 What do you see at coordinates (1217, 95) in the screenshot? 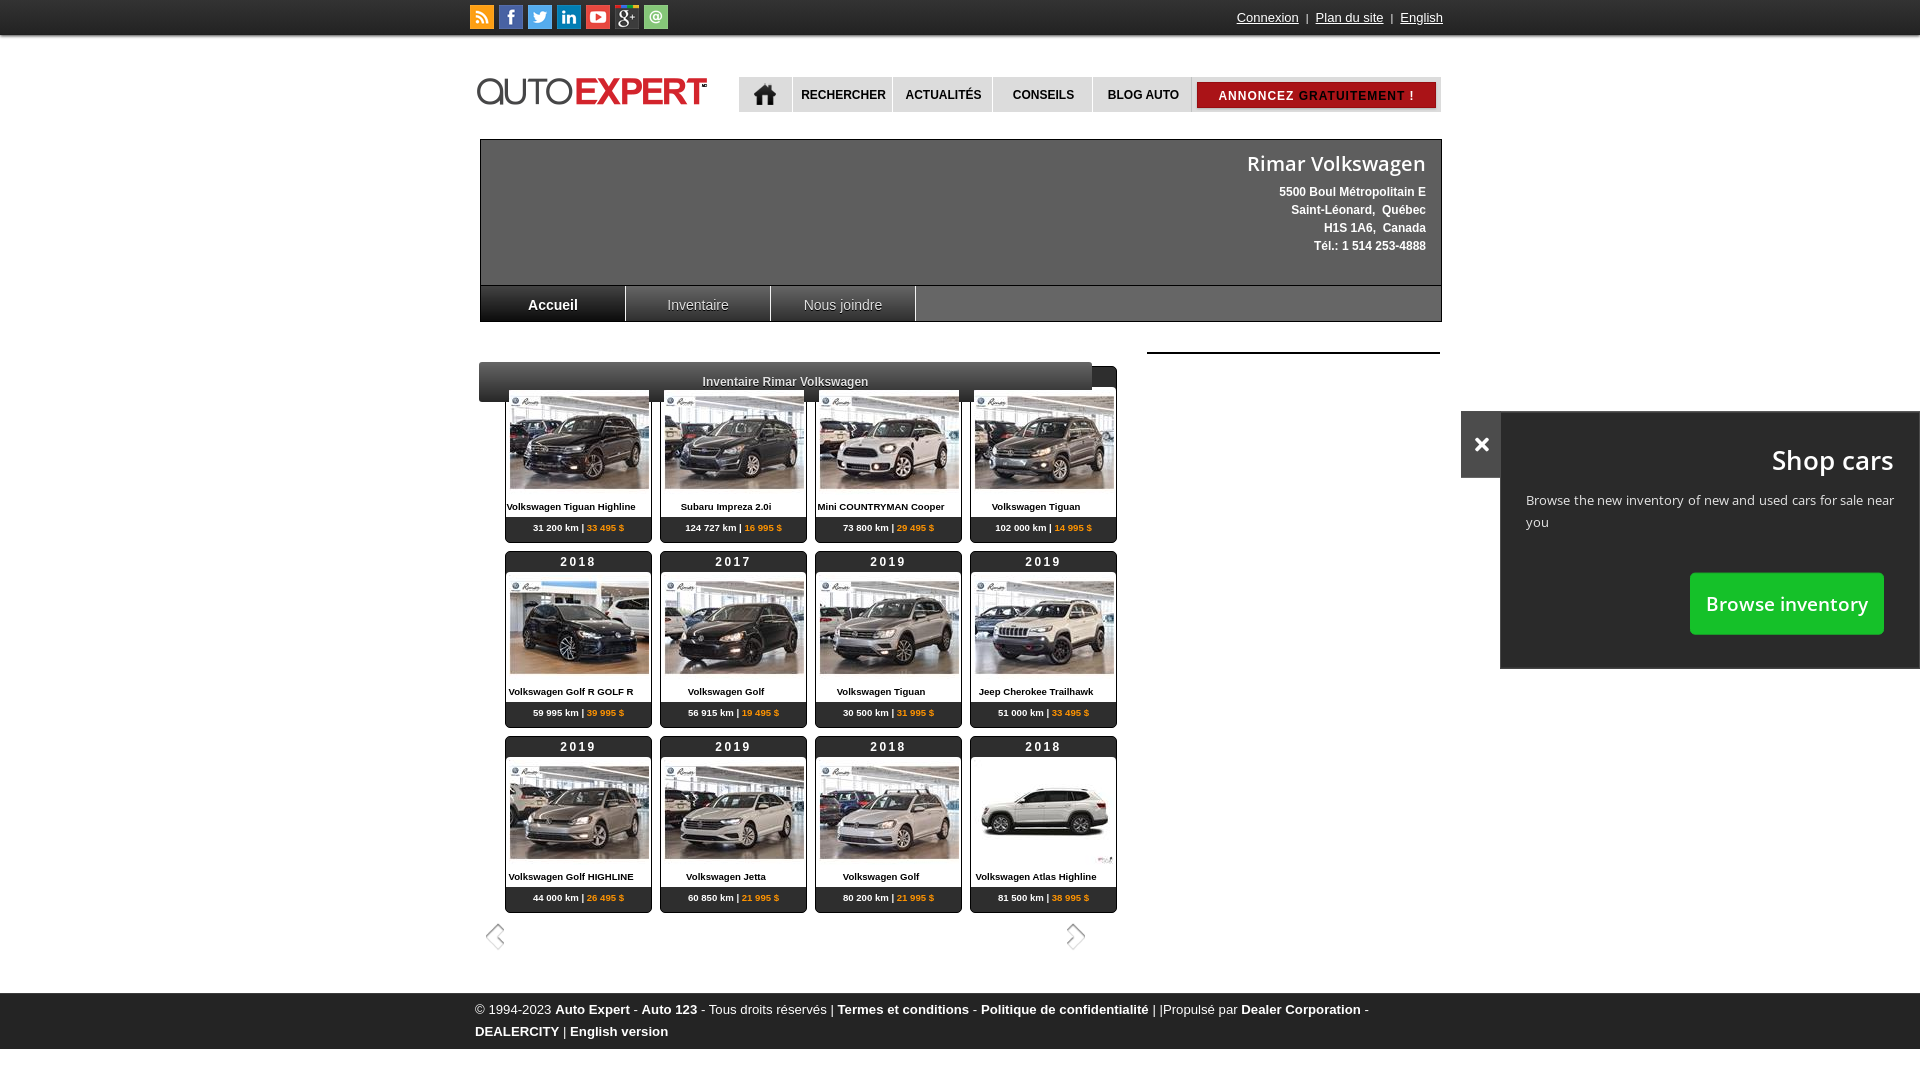
I see `'ANNONCEZ GRATUITEMENT !'` at bounding box center [1217, 95].